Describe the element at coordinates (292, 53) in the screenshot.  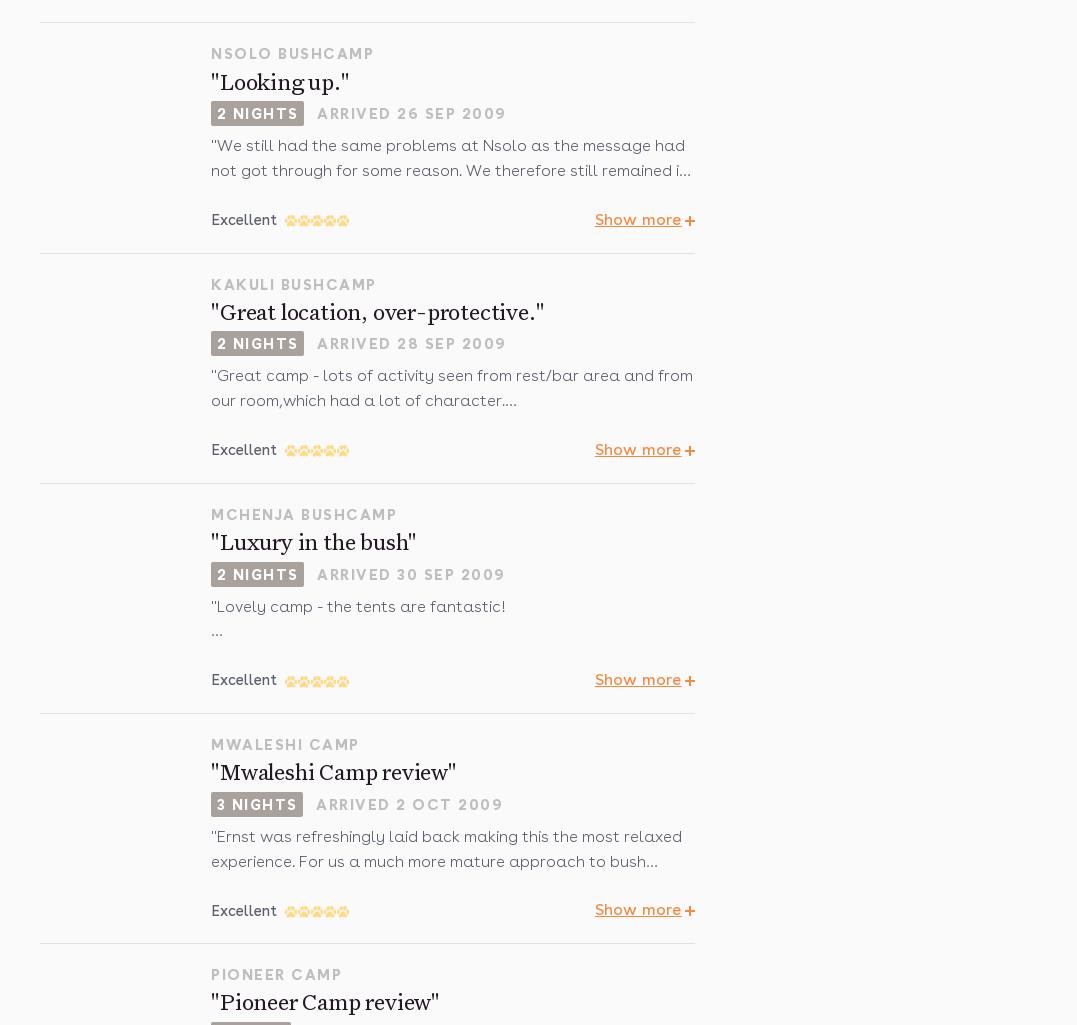
I see `'Nsolo Bushcamp'` at that location.